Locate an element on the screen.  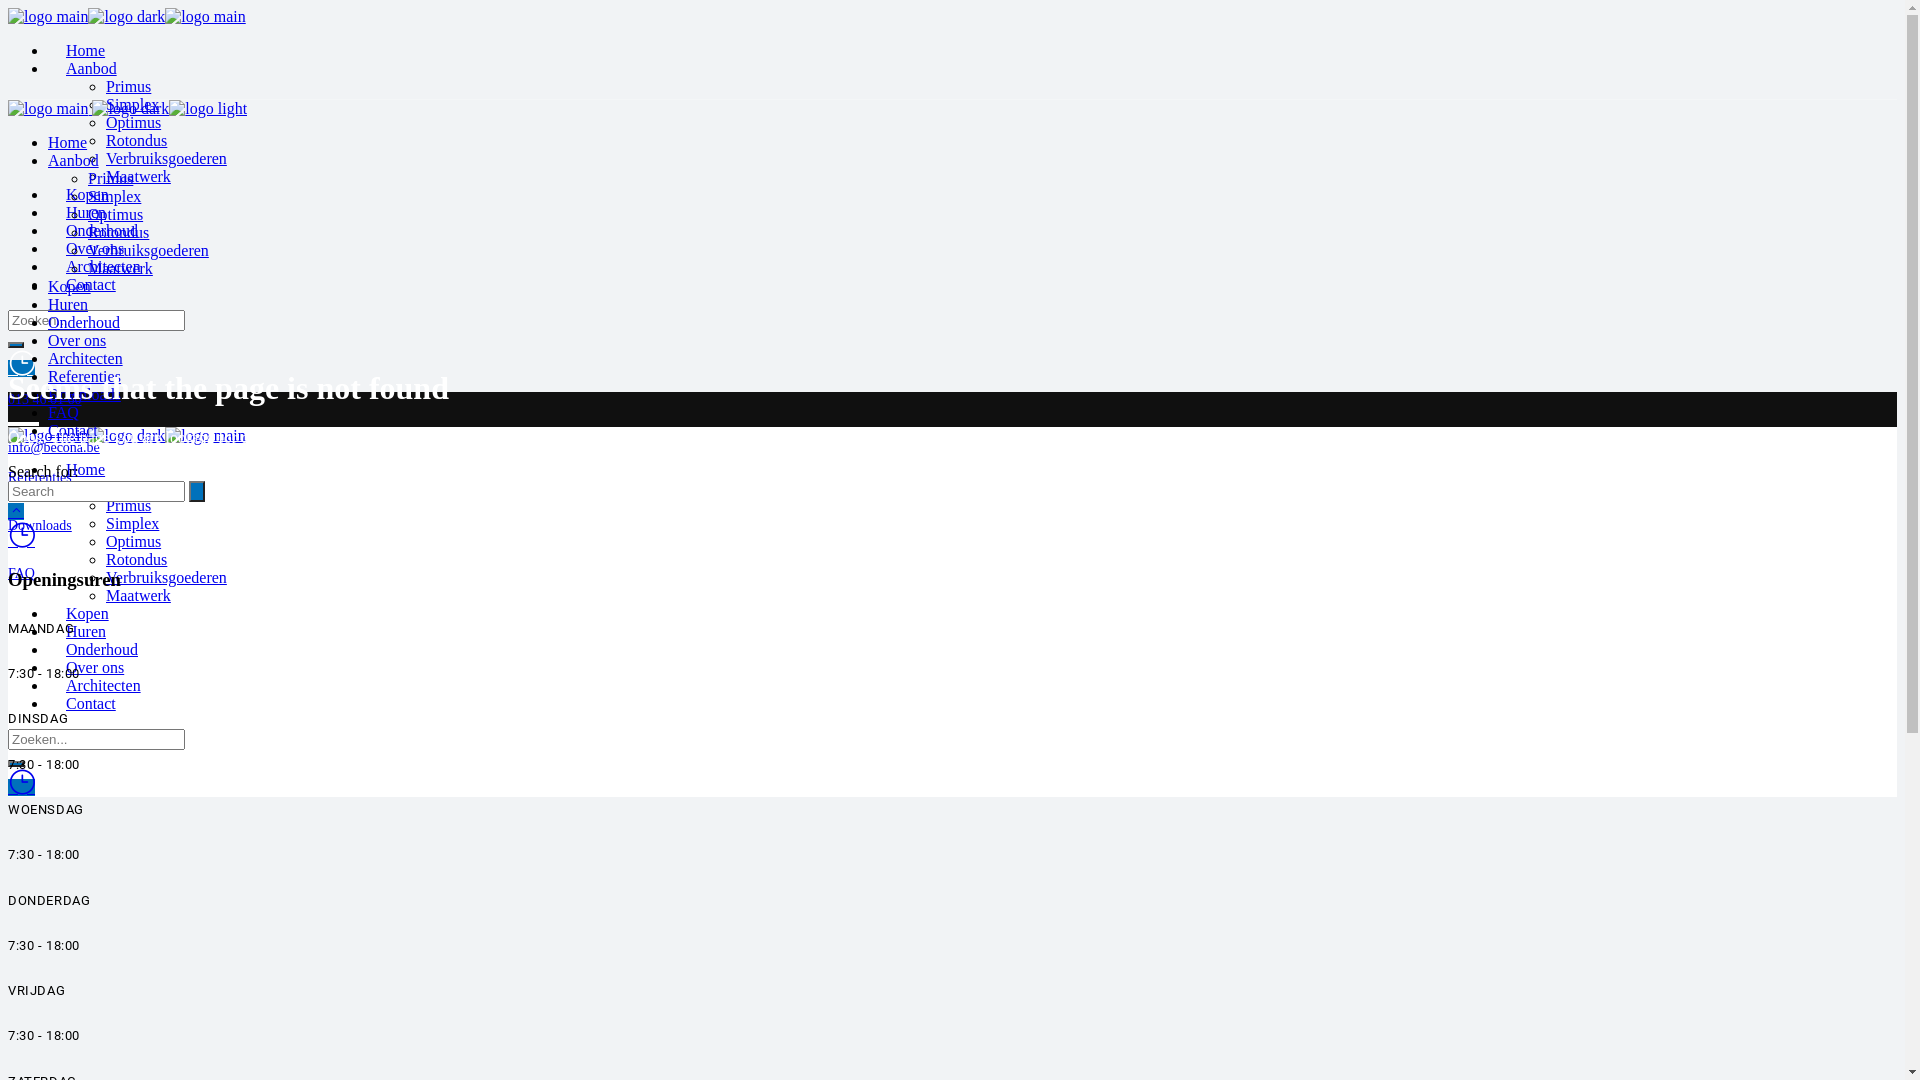
'Over ons' is located at coordinates (76, 339).